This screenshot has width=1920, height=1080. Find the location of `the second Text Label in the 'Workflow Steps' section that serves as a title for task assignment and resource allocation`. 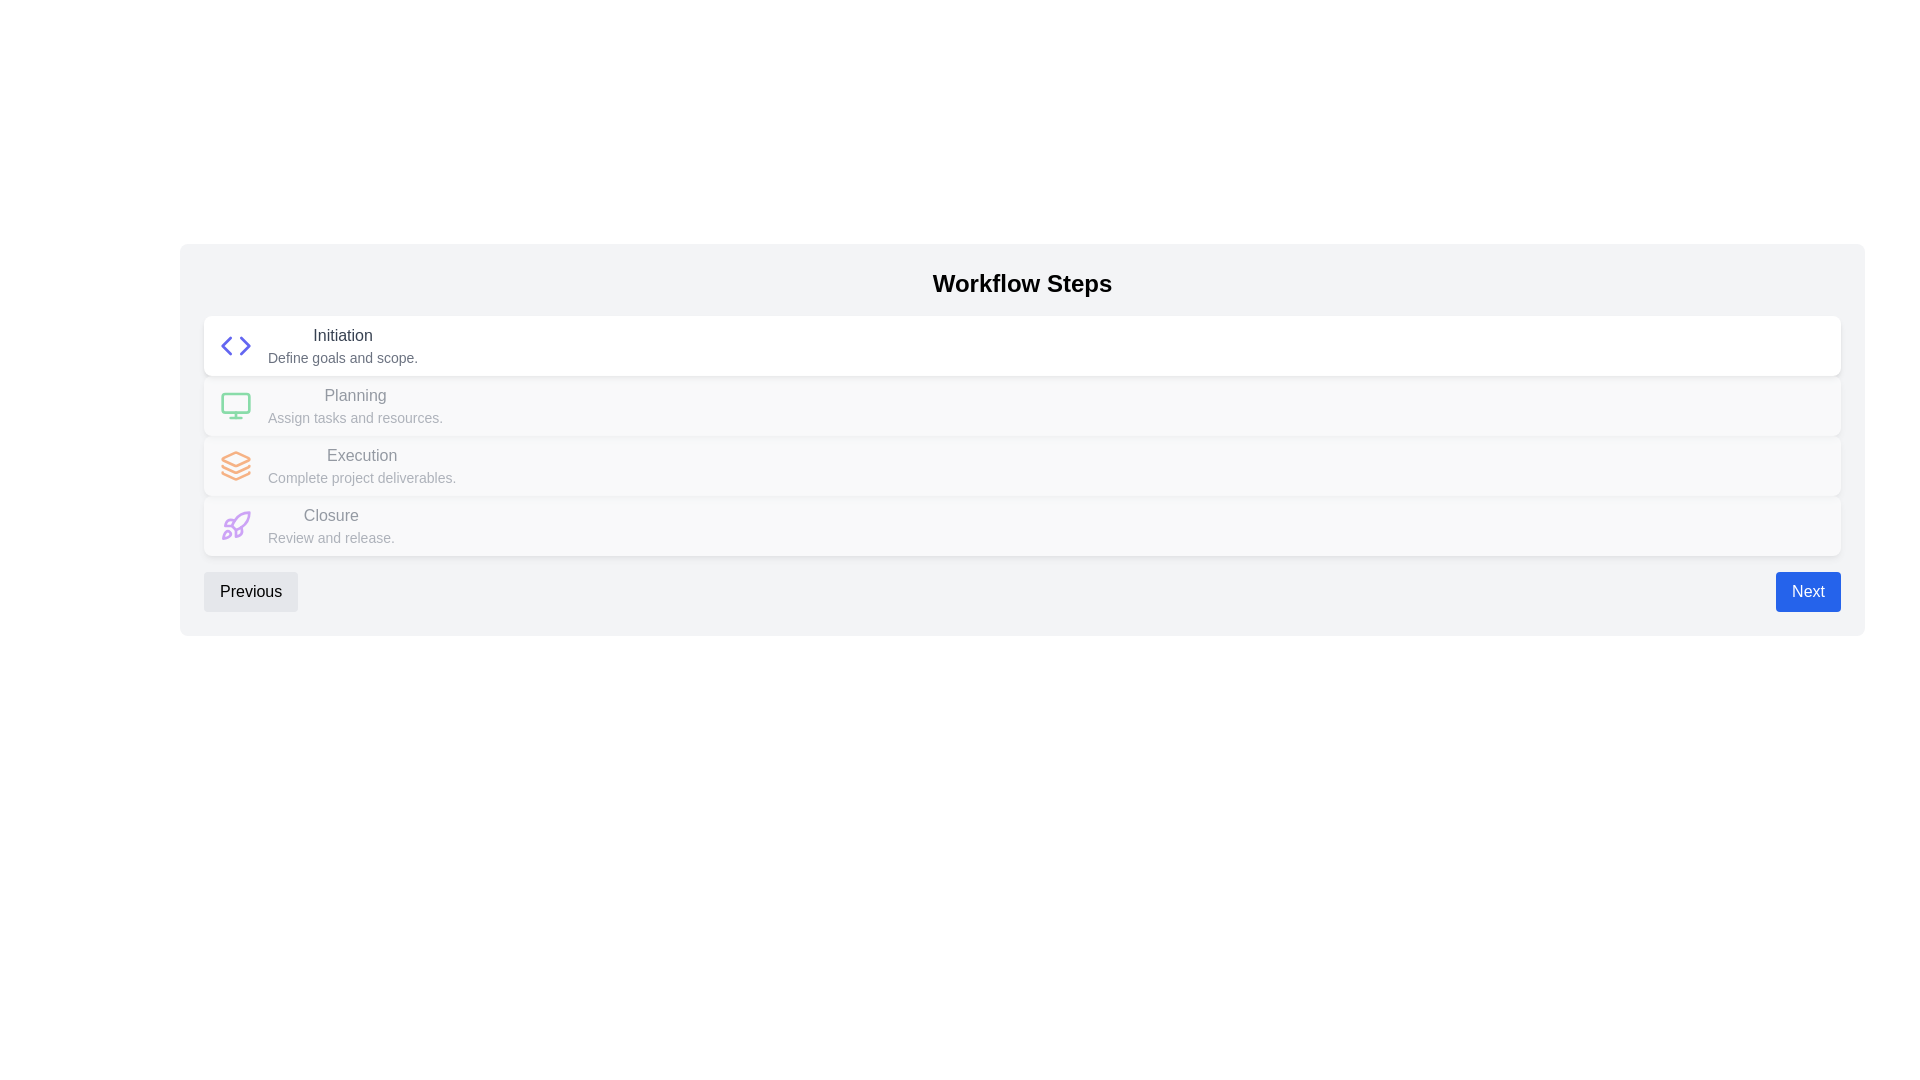

the second Text Label in the 'Workflow Steps' section that serves as a title for task assignment and resource allocation is located at coordinates (355, 396).